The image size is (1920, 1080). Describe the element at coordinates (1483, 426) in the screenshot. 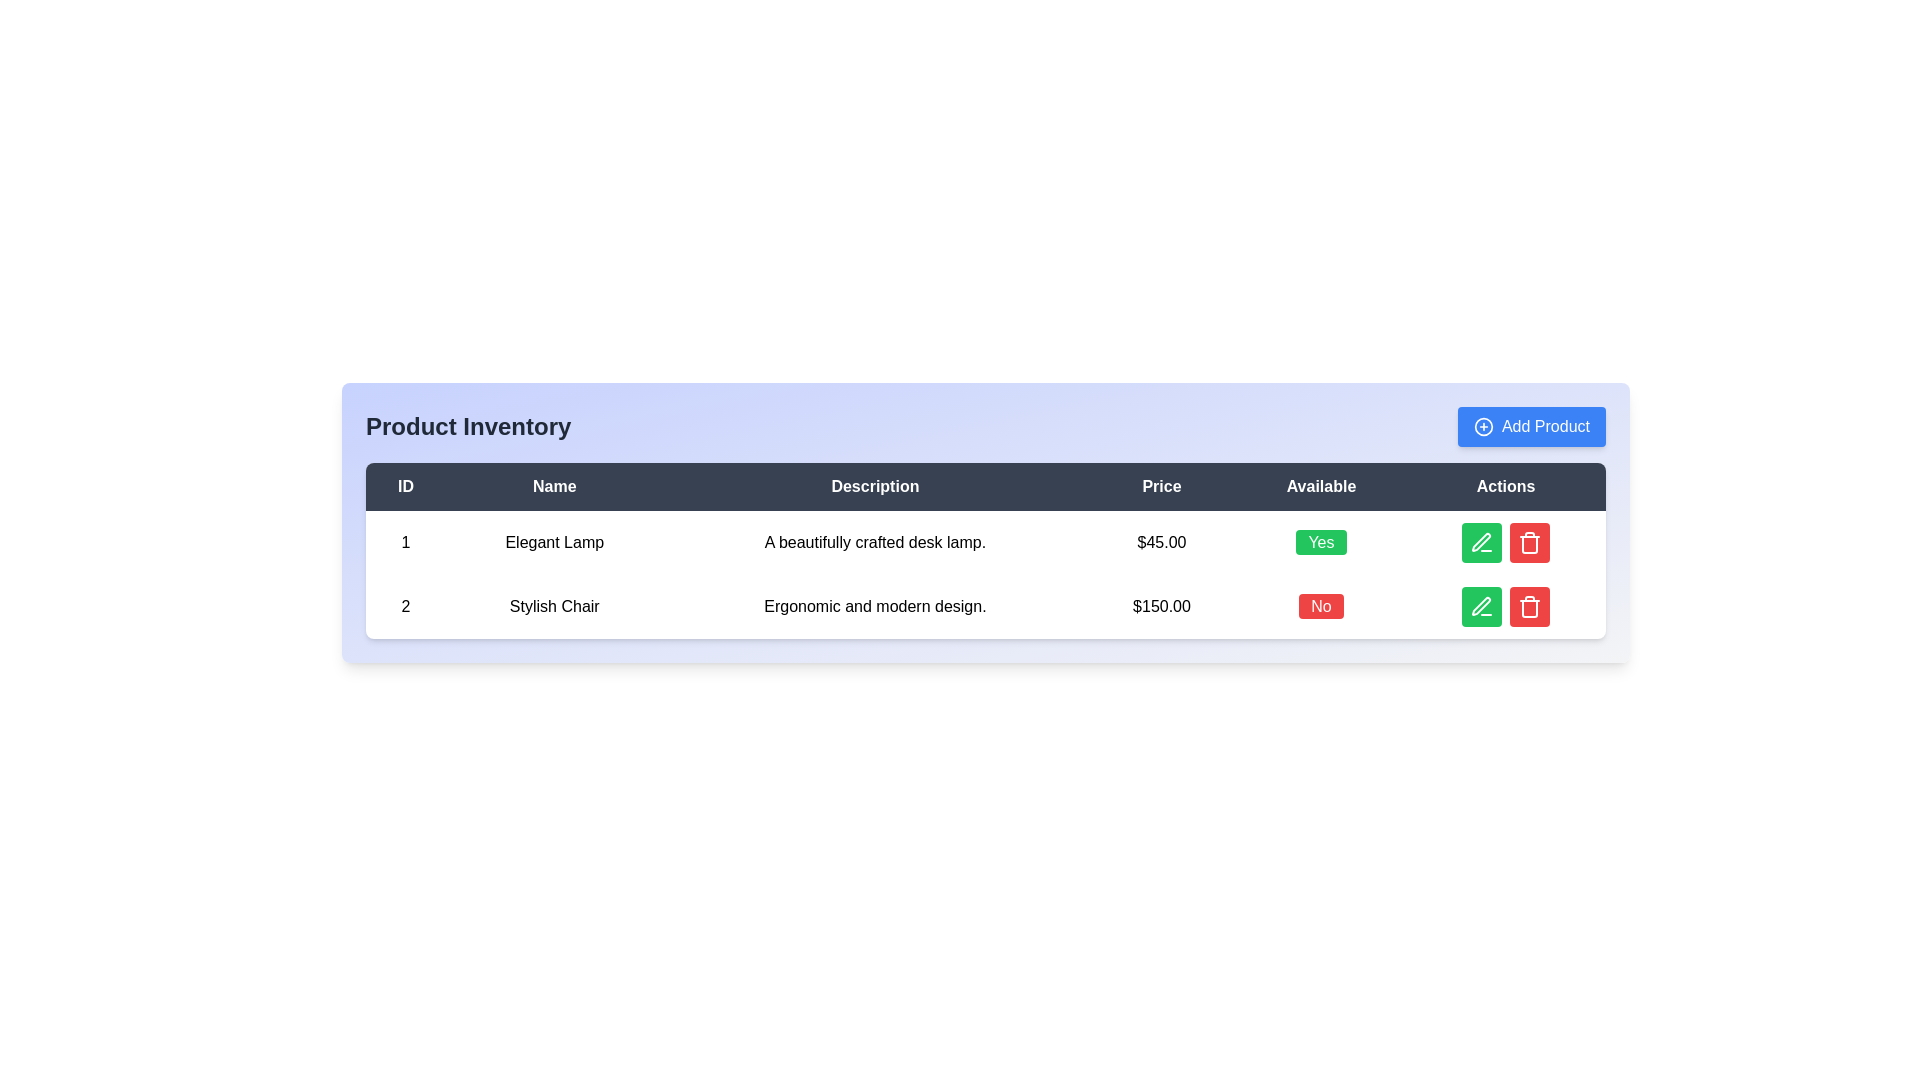

I see `the circular icon with a plus sign inside, located to the left of the 'Add Product' text on the blue button` at that location.